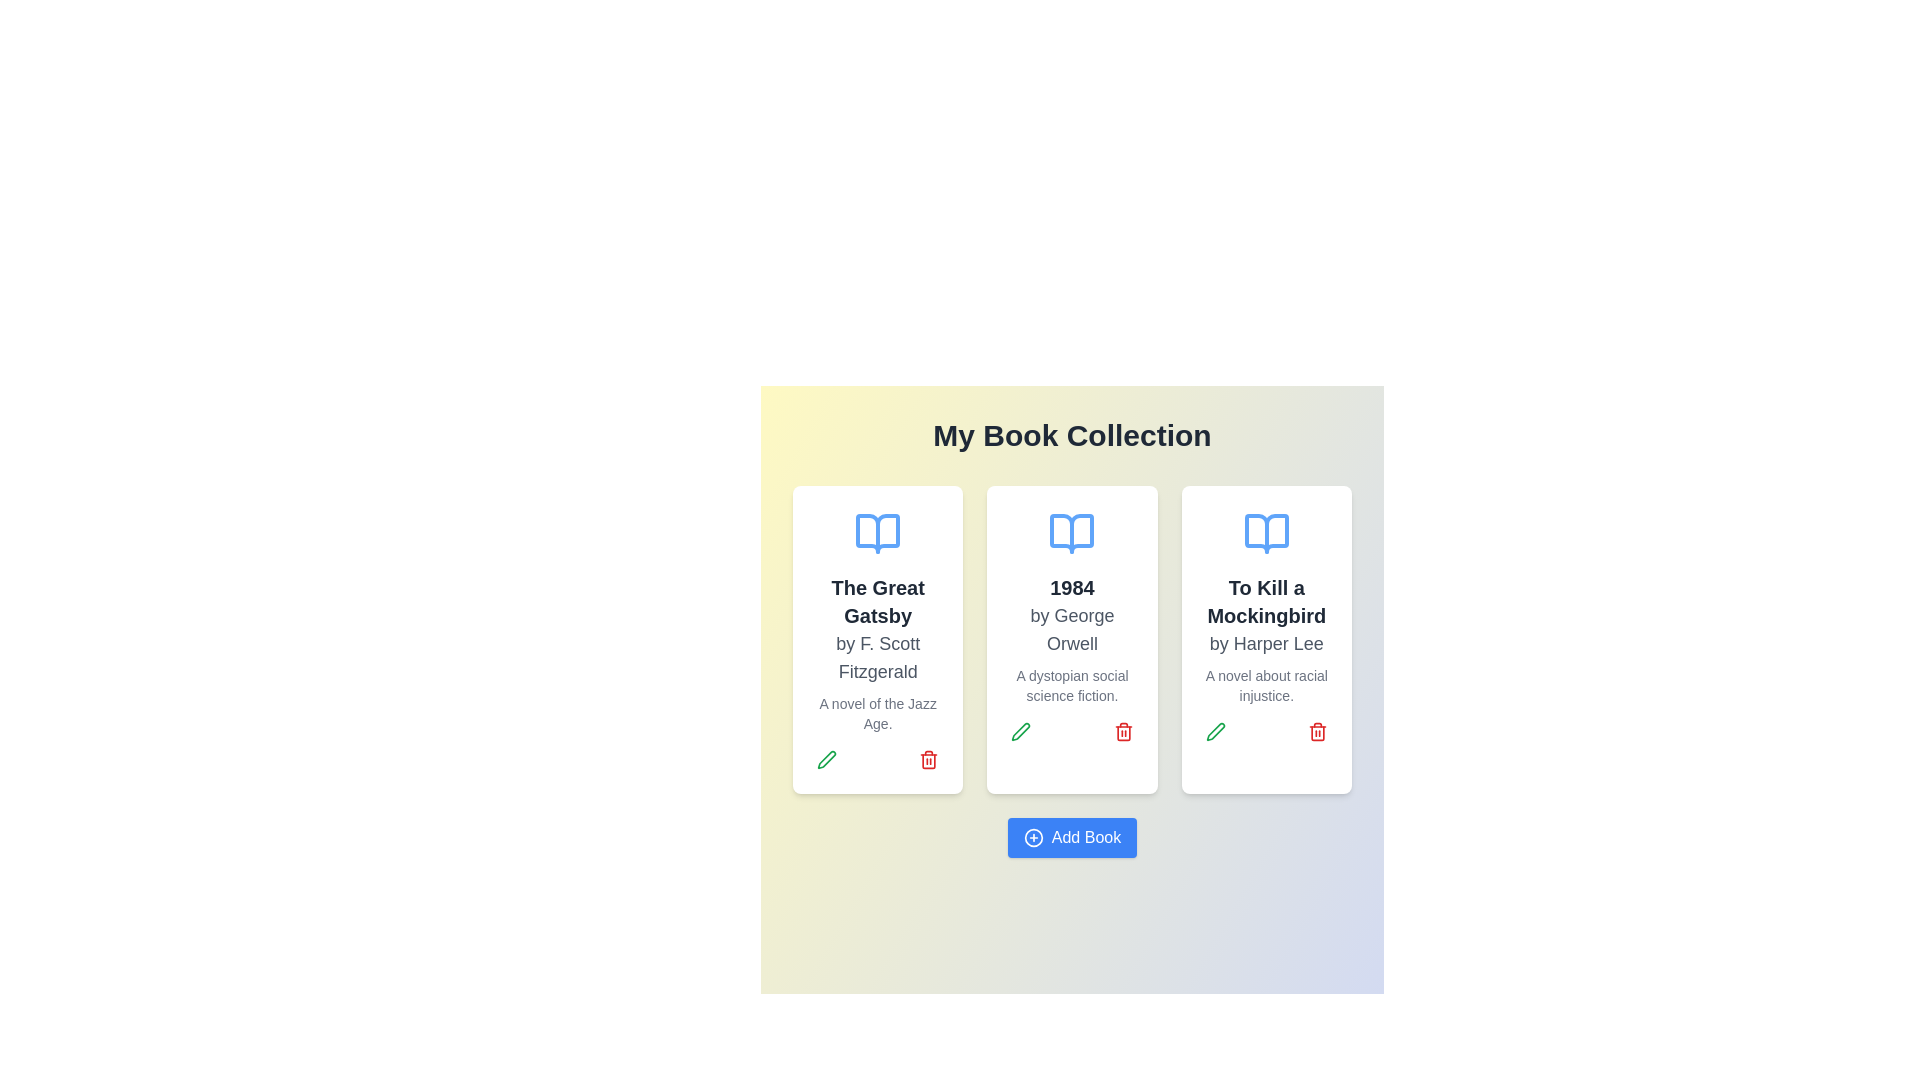  Describe the element at coordinates (1021, 732) in the screenshot. I see `the button that allows users to edit the book details for '1984 by George Orwell', located below the book's description text and next to the red trash icon` at that location.